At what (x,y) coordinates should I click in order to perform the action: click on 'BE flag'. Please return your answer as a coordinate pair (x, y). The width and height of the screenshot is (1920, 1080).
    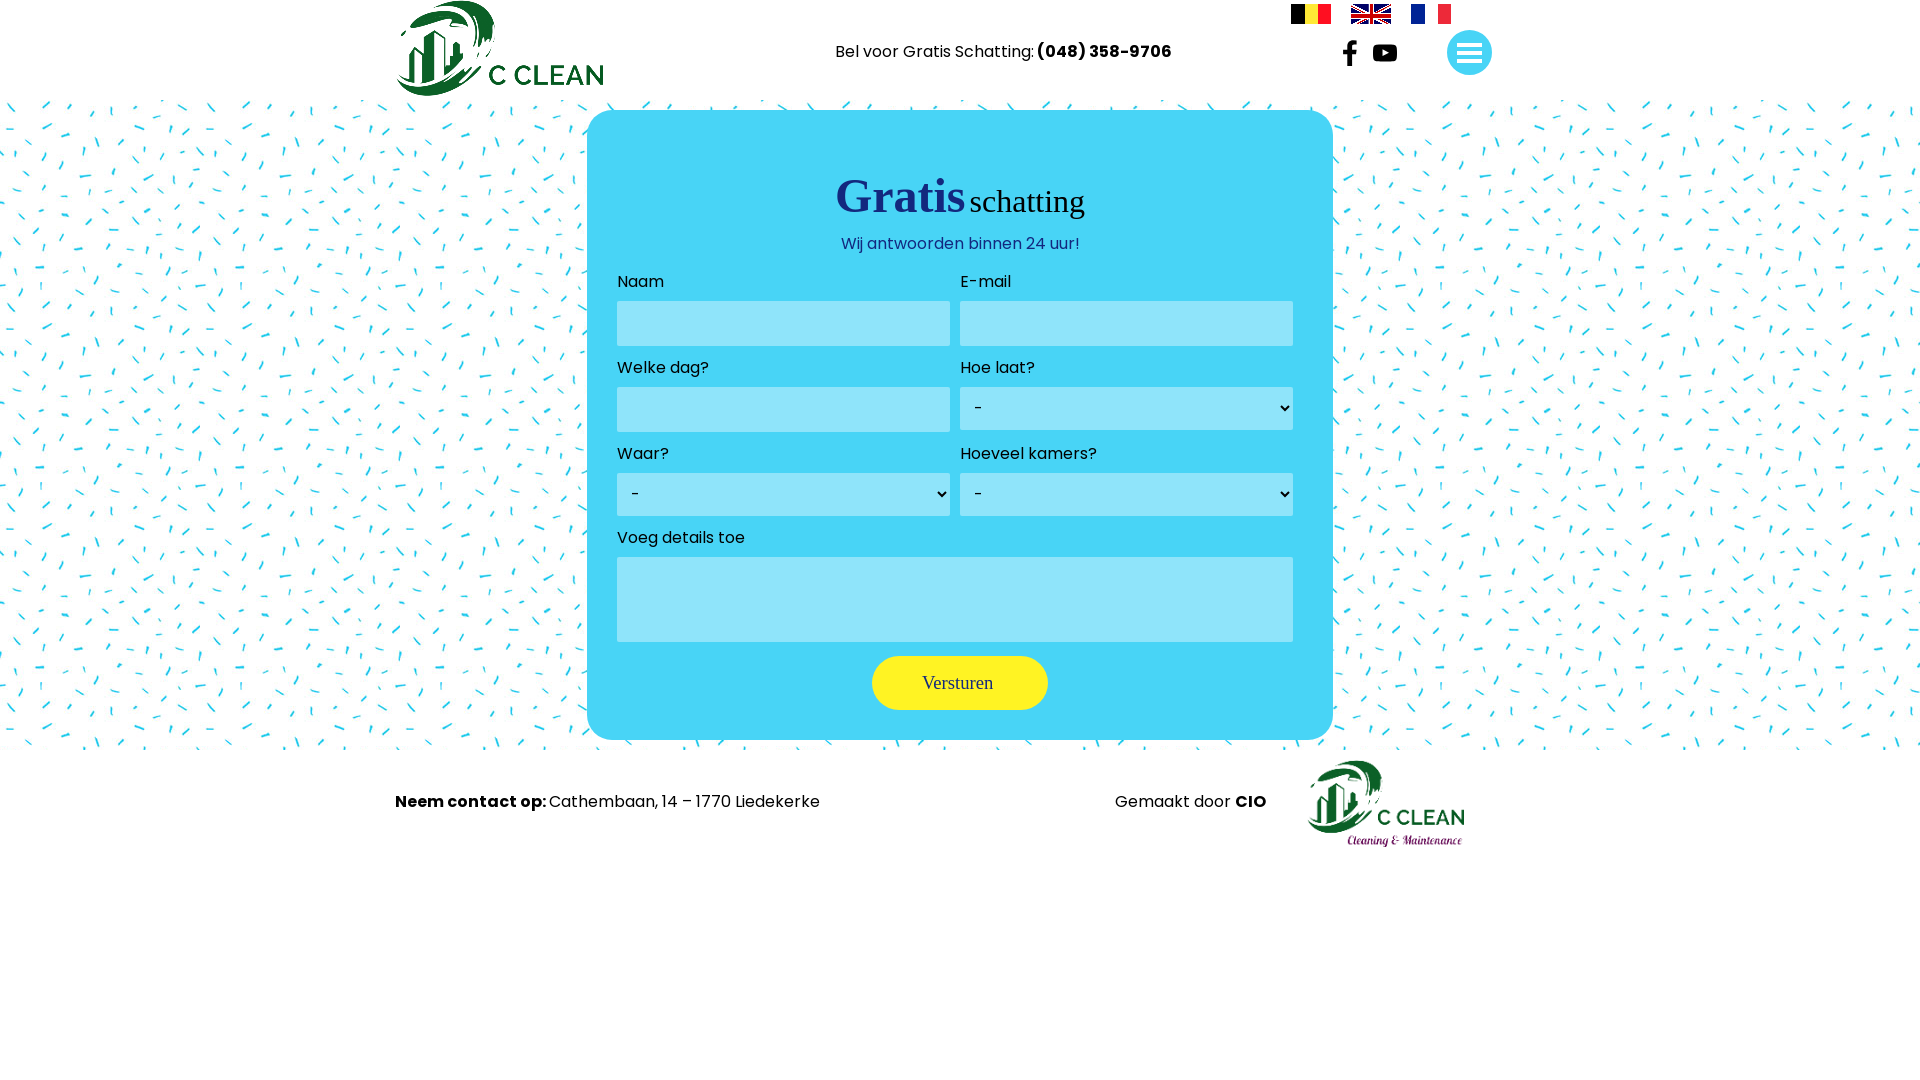
    Looking at the image, I should click on (1310, 17).